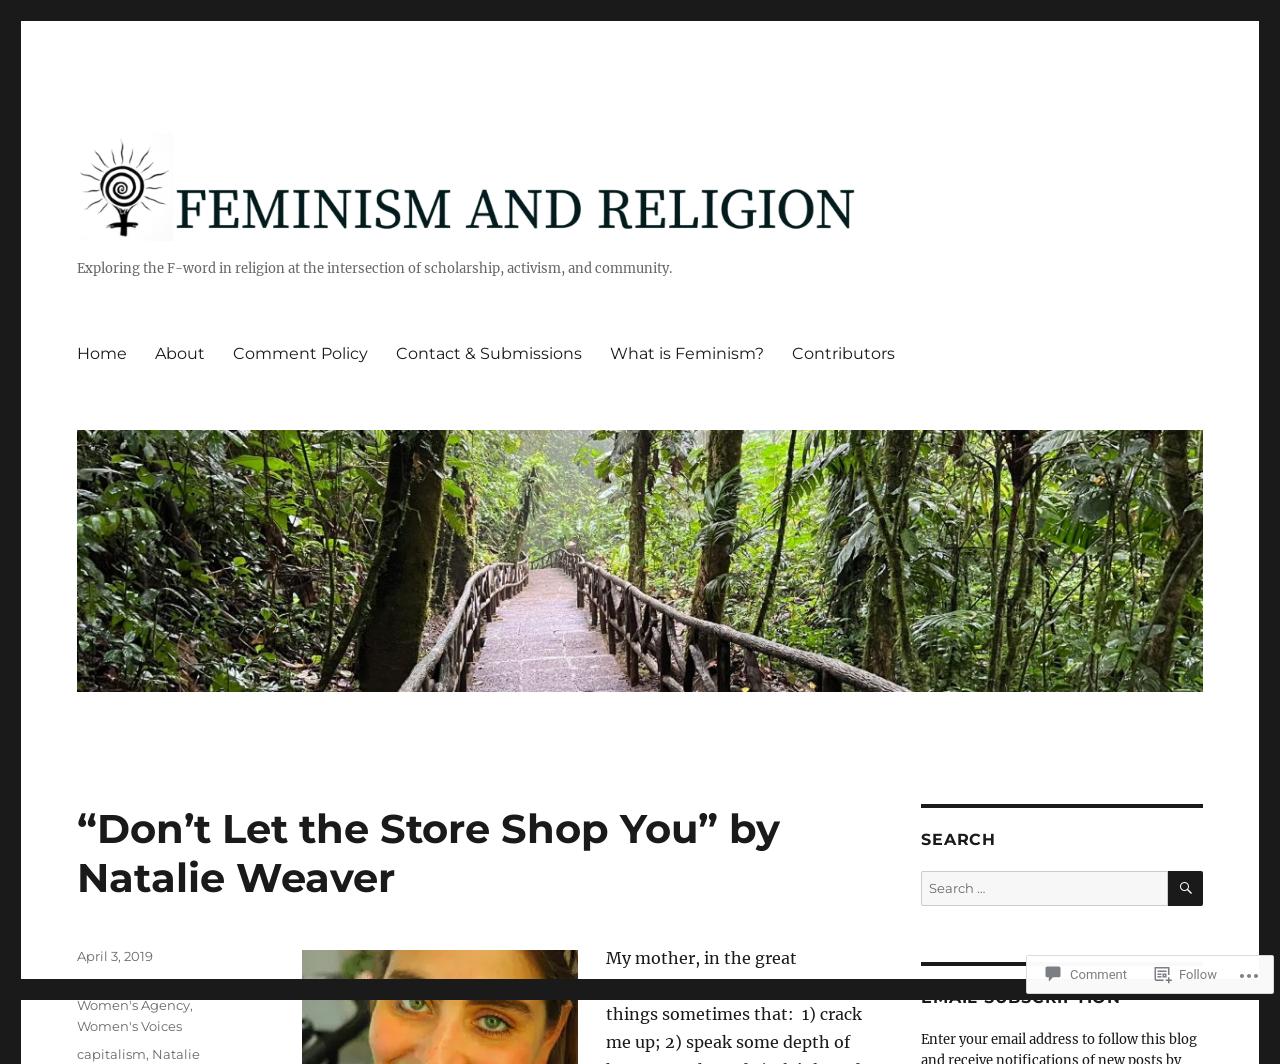  Describe the element at coordinates (1069, 972) in the screenshot. I see `'Comment'` at that location.